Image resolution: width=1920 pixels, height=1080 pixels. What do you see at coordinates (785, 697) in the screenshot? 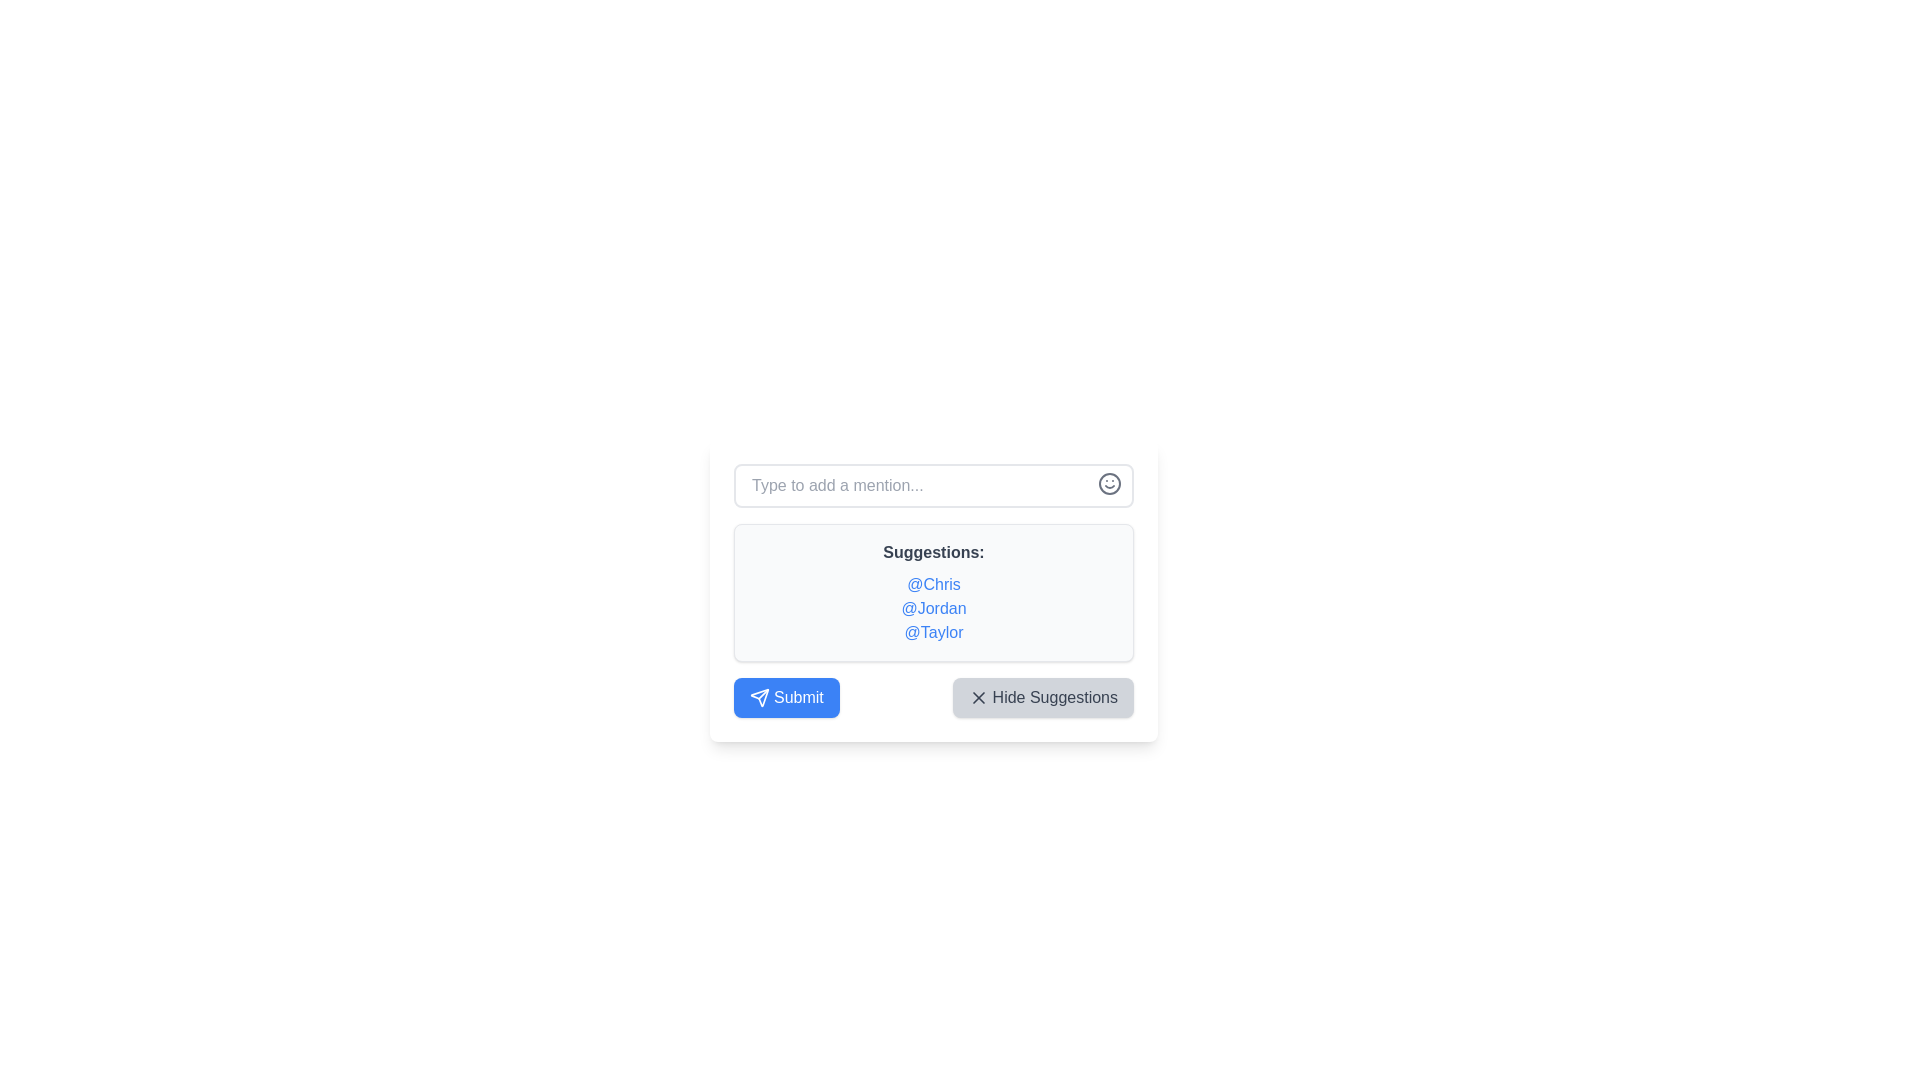
I see `the blue 'Submit' button with rounded corners` at bounding box center [785, 697].